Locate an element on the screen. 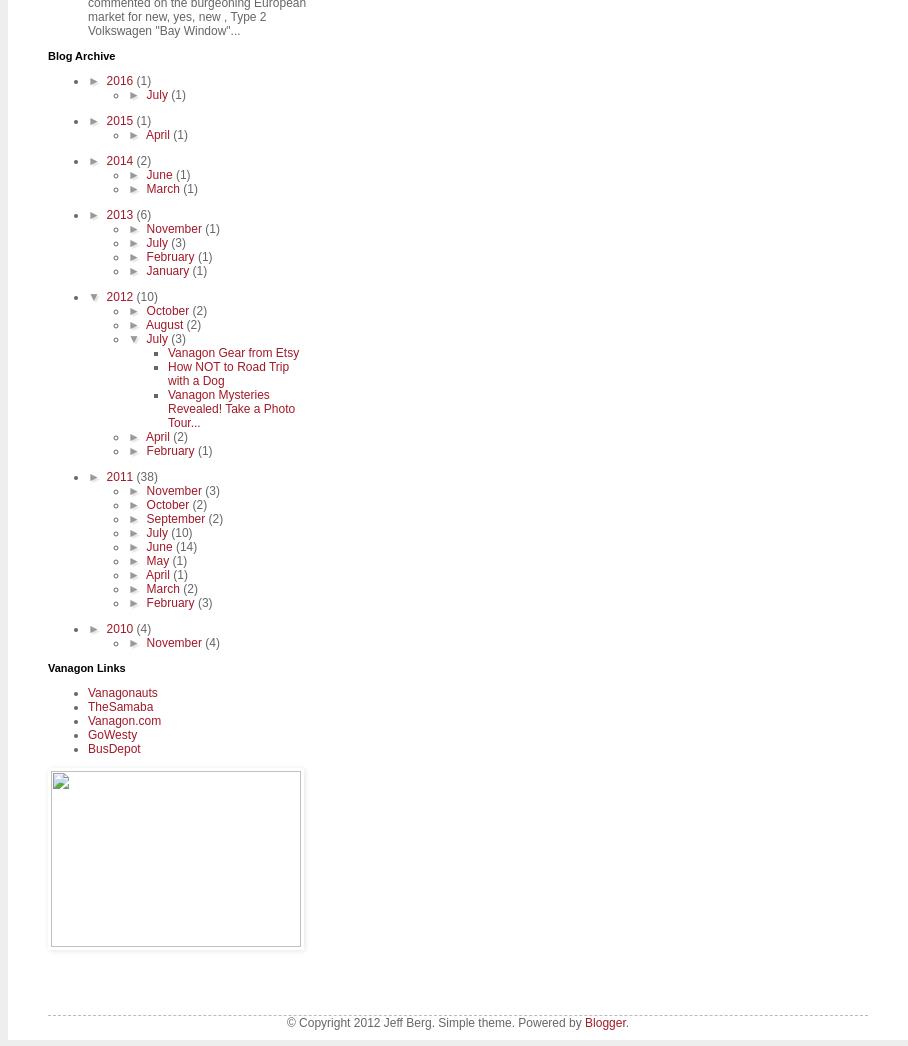 The image size is (908, 1046). 'Vanagonauts' is located at coordinates (122, 692).